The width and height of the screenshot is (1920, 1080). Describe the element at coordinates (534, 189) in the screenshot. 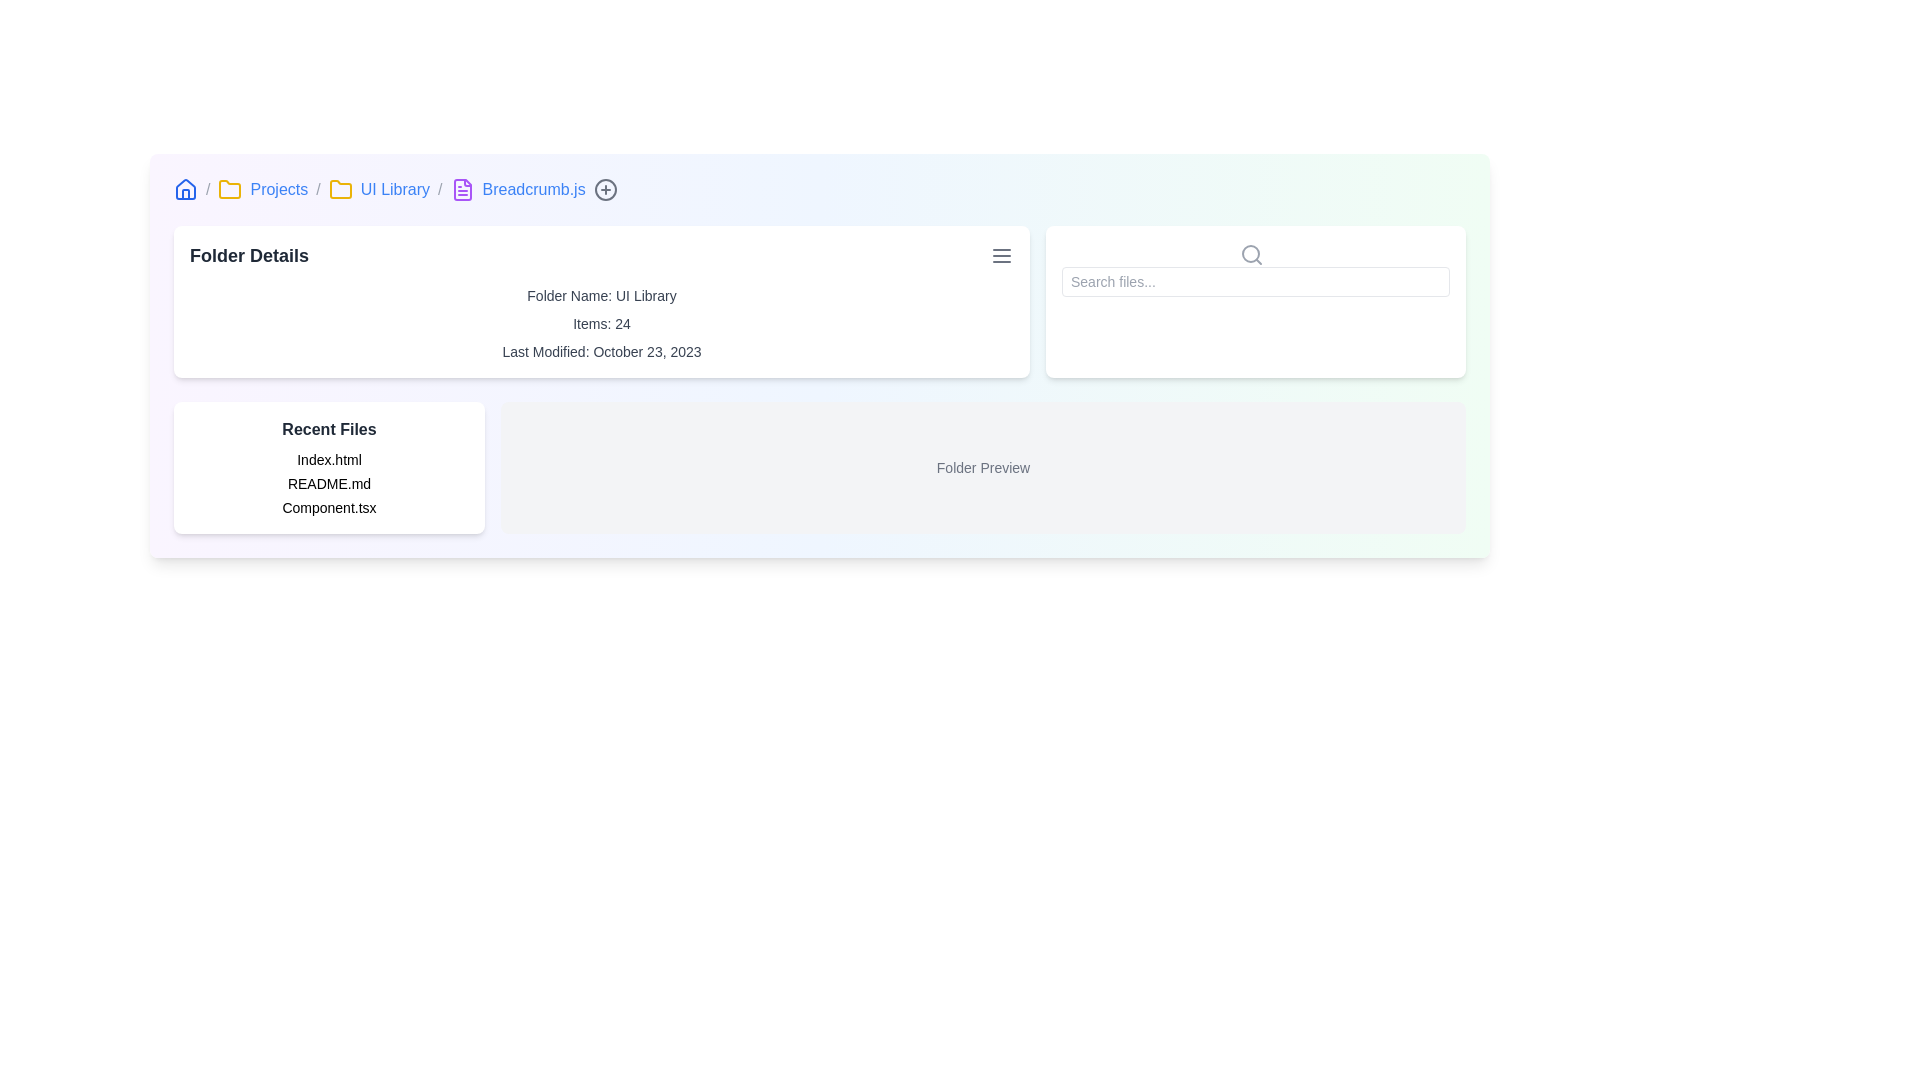

I see `the text label displaying 'Breadcrumb.js', styled in blue, located as the last clickable segment of the breadcrumb navigation bar` at that location.